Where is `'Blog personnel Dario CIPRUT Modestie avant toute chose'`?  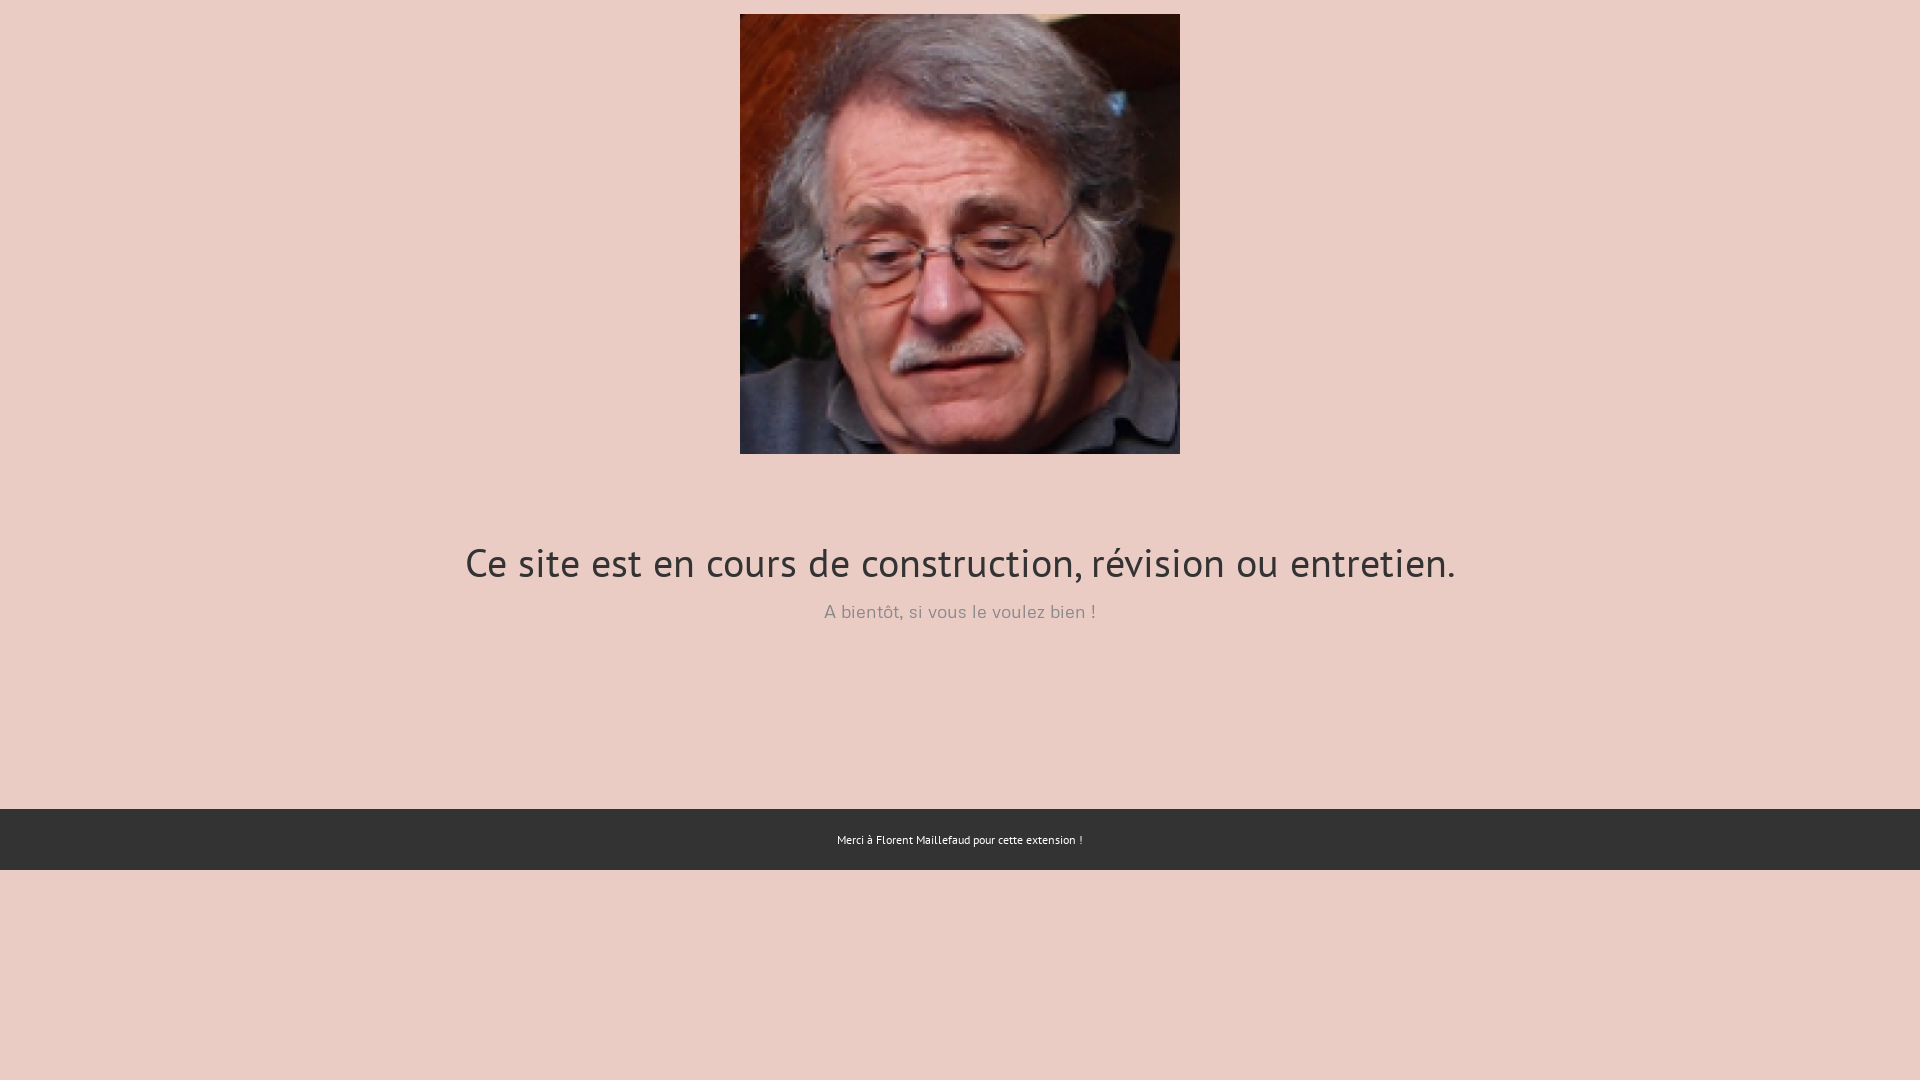 'Blog personnel Dario CIPRUT Modestie avant toute chose' is located at coordinates (960, 233).